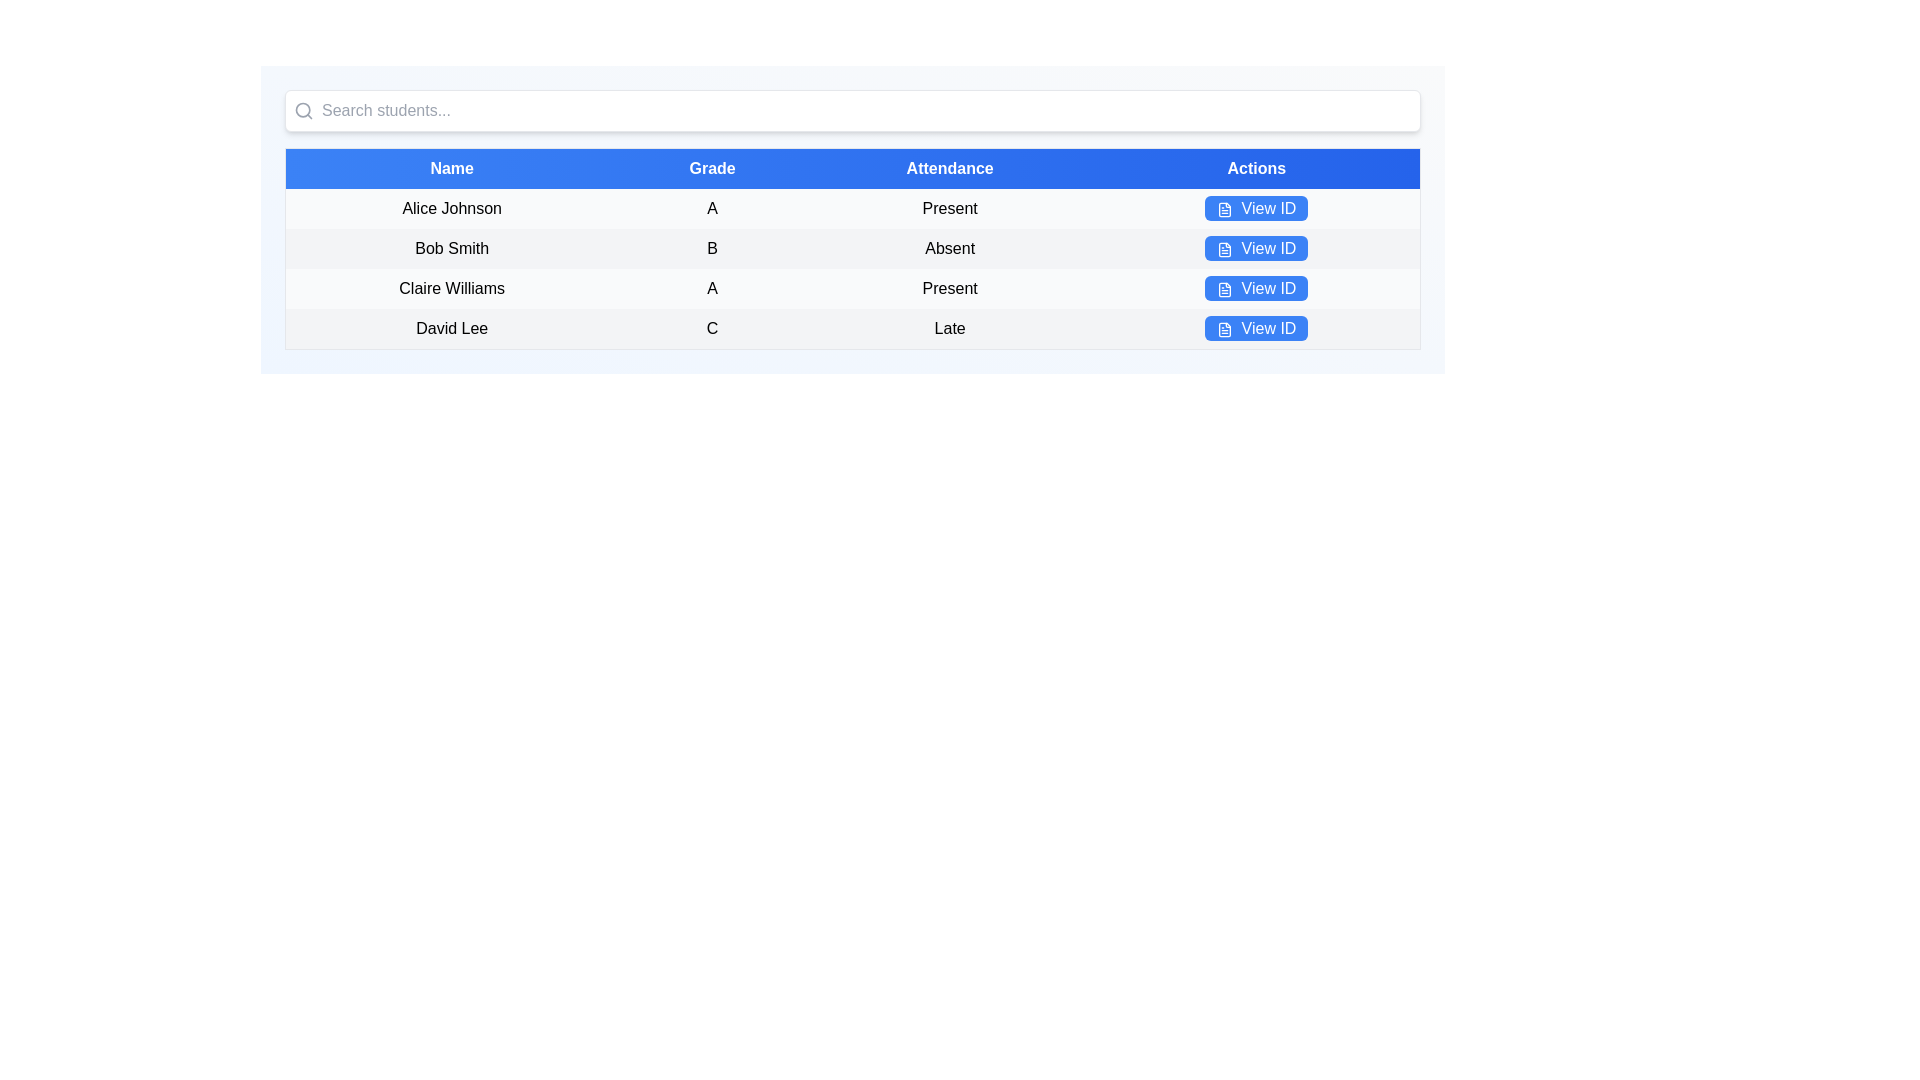  Describe the element at coordinates (1224, 289) in the screenshot. I see `the file-related icon within the 'View ID' button in the 'Actions' column, third row for 'Claire Williams'` at that location.